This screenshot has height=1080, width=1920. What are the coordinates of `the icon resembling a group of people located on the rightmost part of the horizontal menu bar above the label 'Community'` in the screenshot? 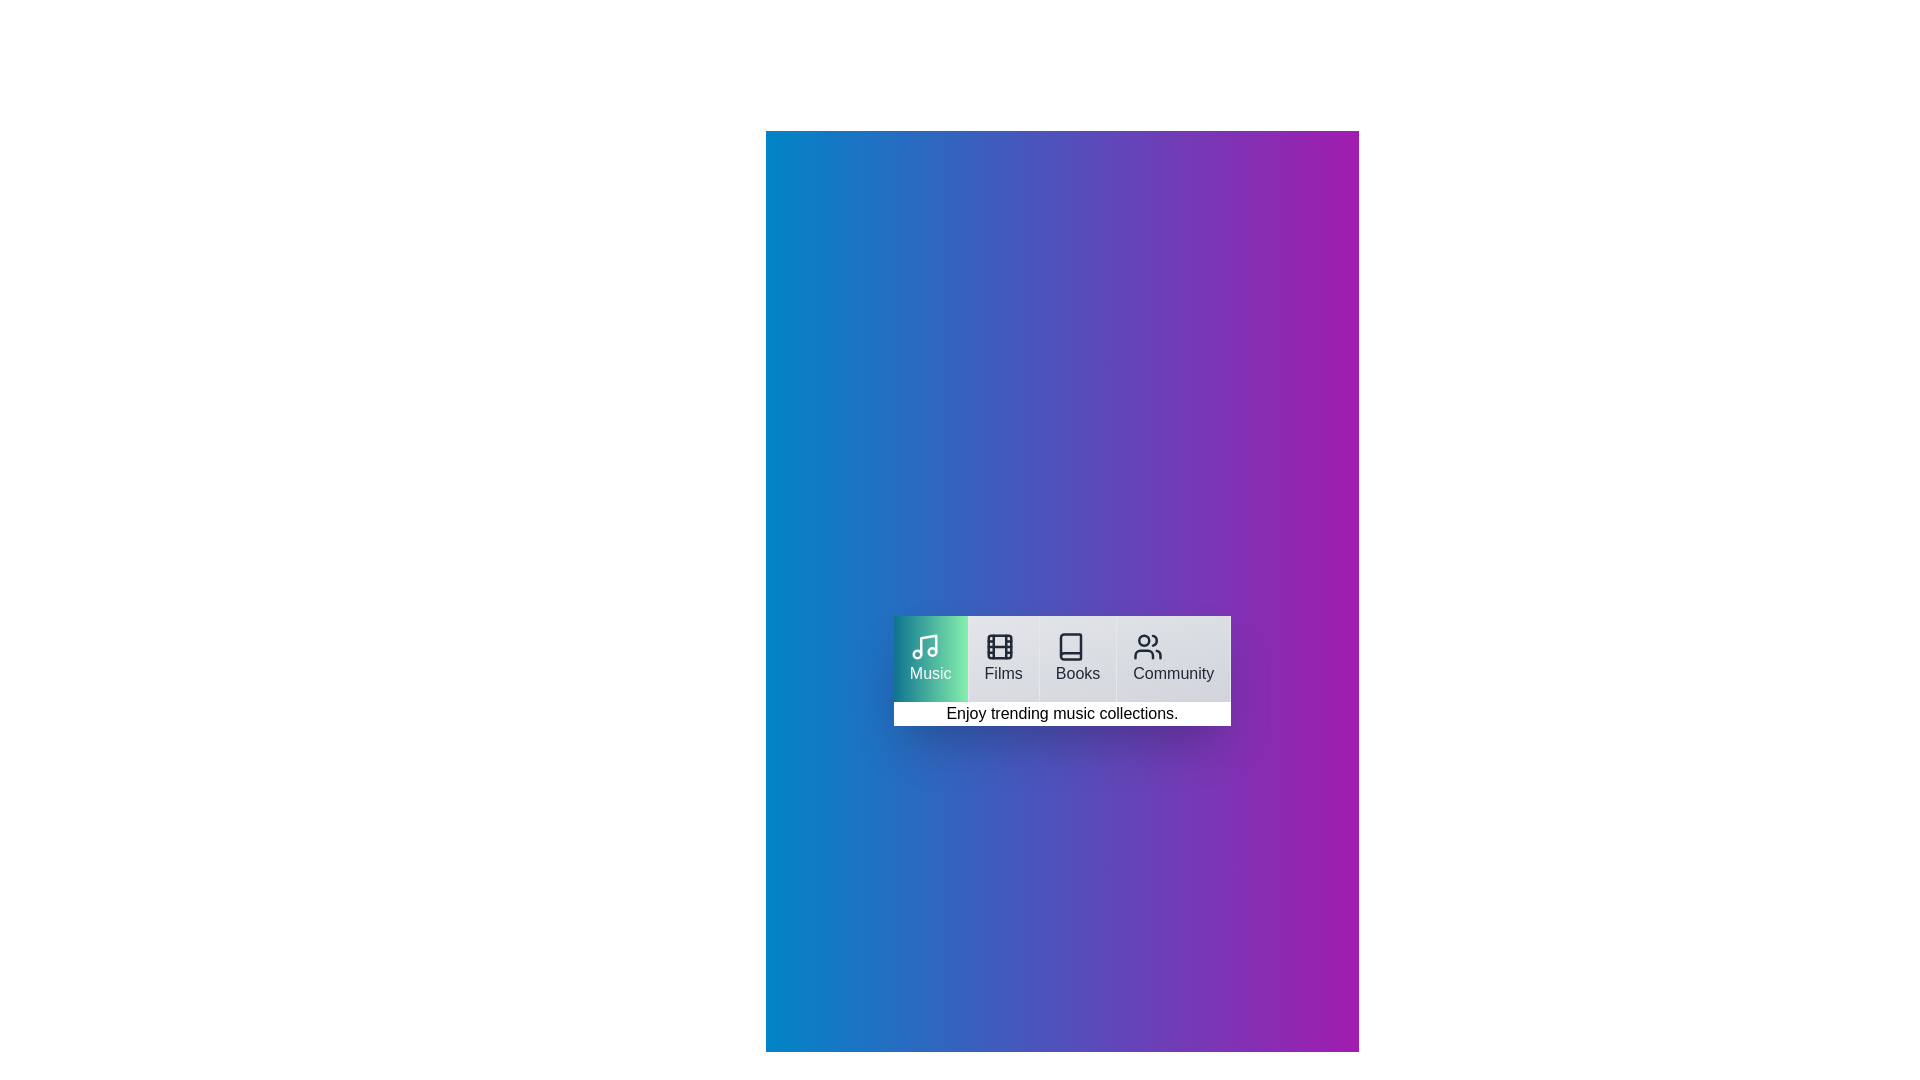 It's located at (1148, 647).